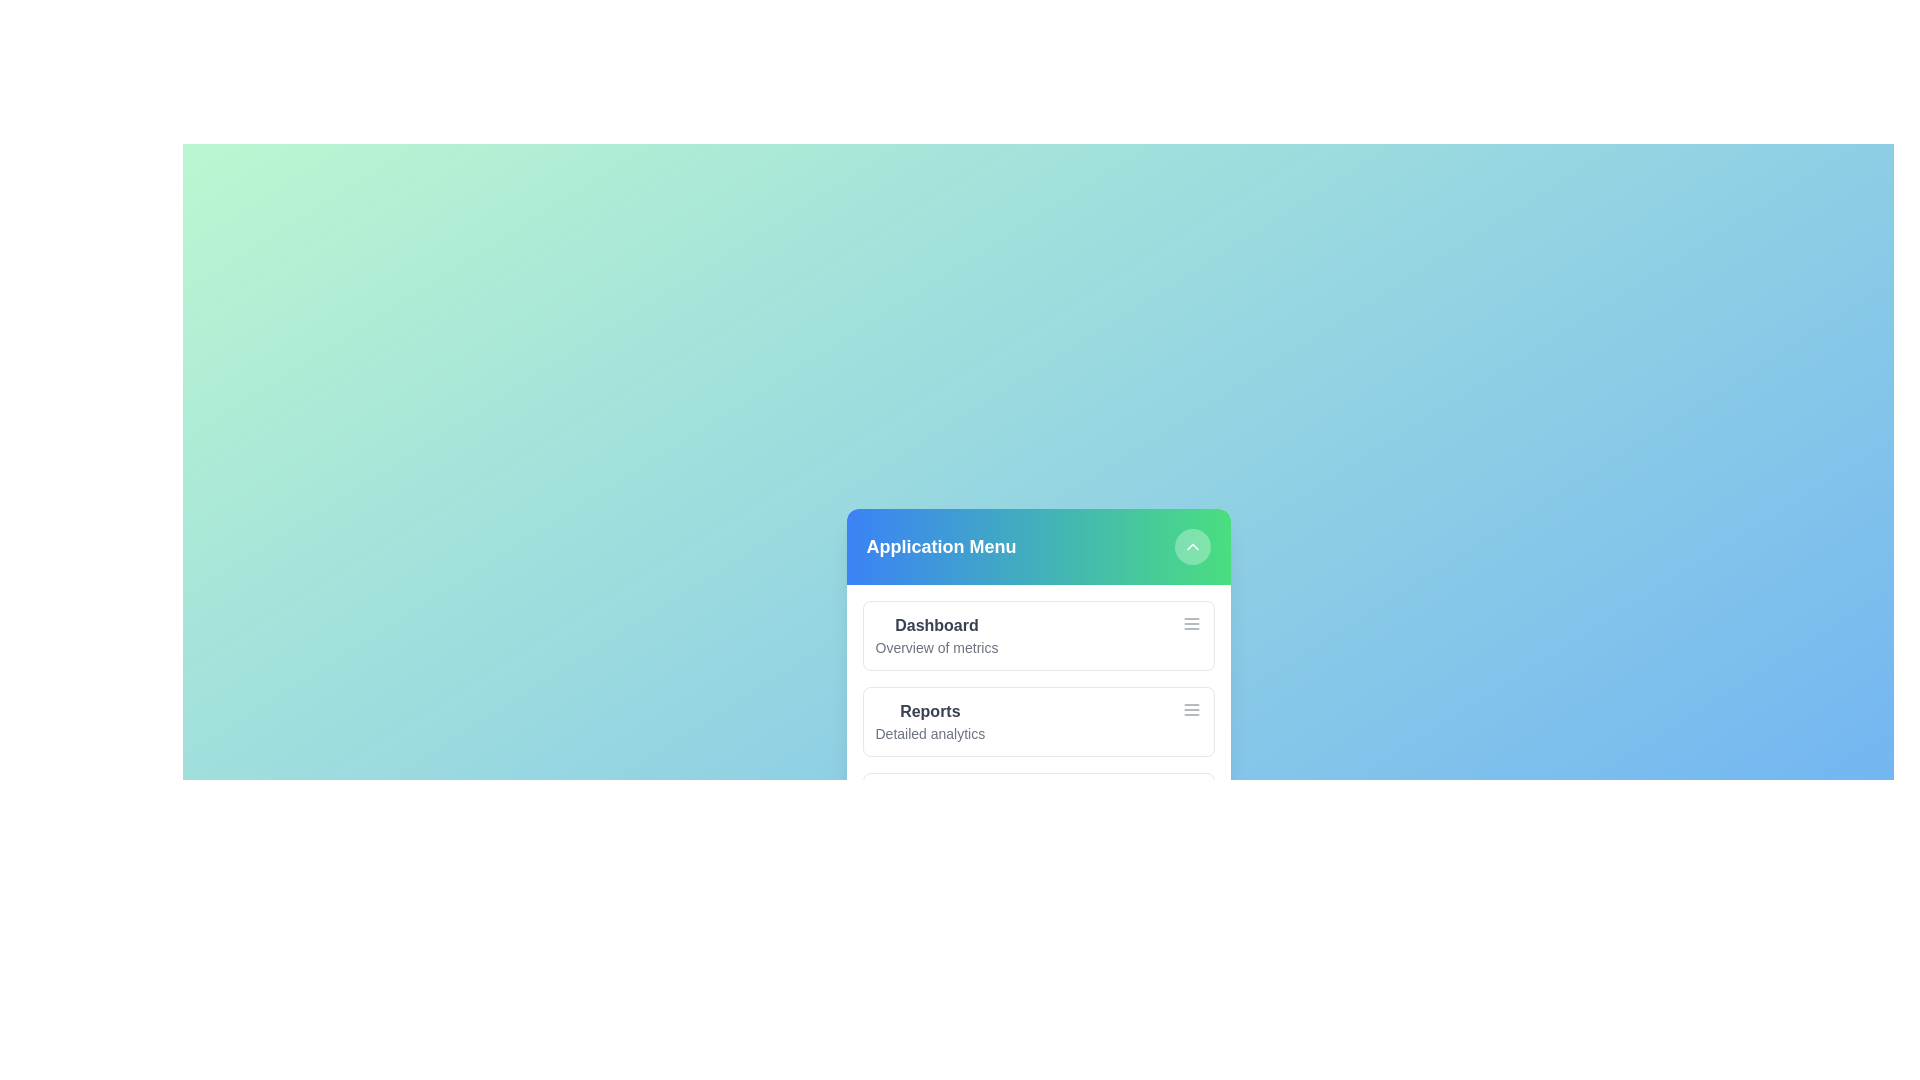 The height and width of the screenshot is (1080, 1920). What do you see at coordinates (935, 624) in the screenshot?
I see `the menu item labeled 'Dashboard'` at bounding box center [935, 624].